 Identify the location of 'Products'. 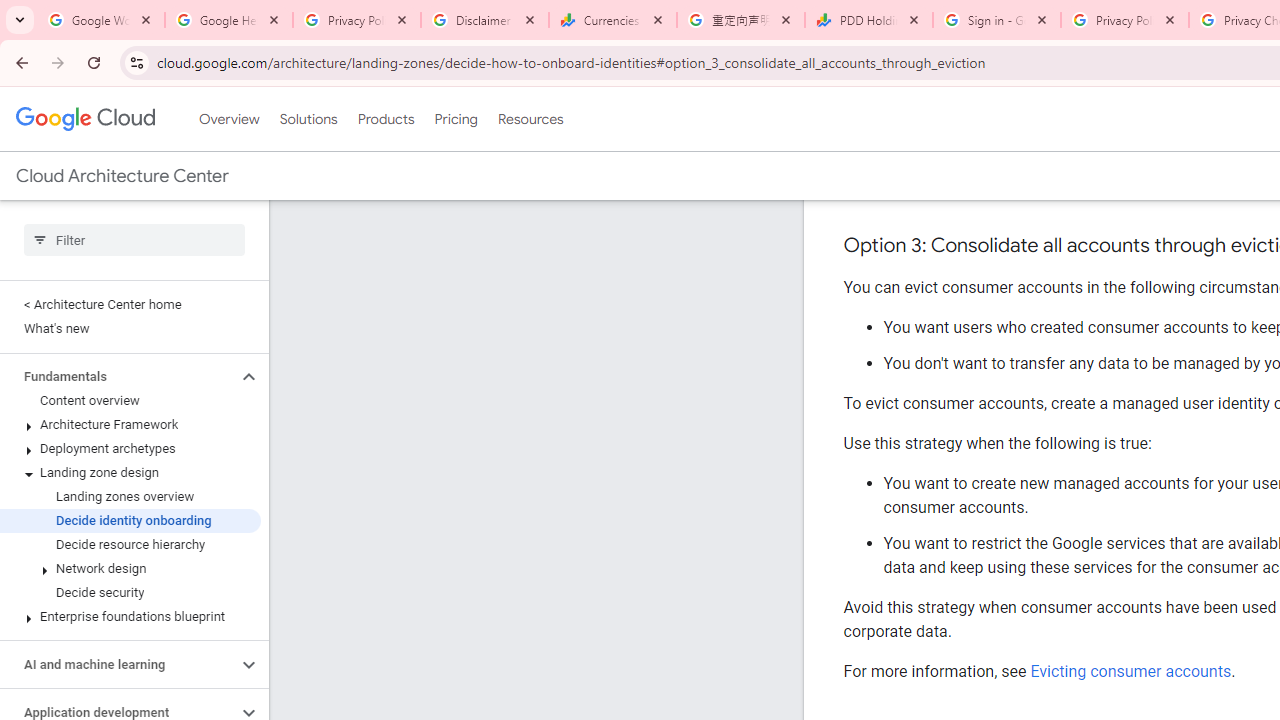
(385, 119).